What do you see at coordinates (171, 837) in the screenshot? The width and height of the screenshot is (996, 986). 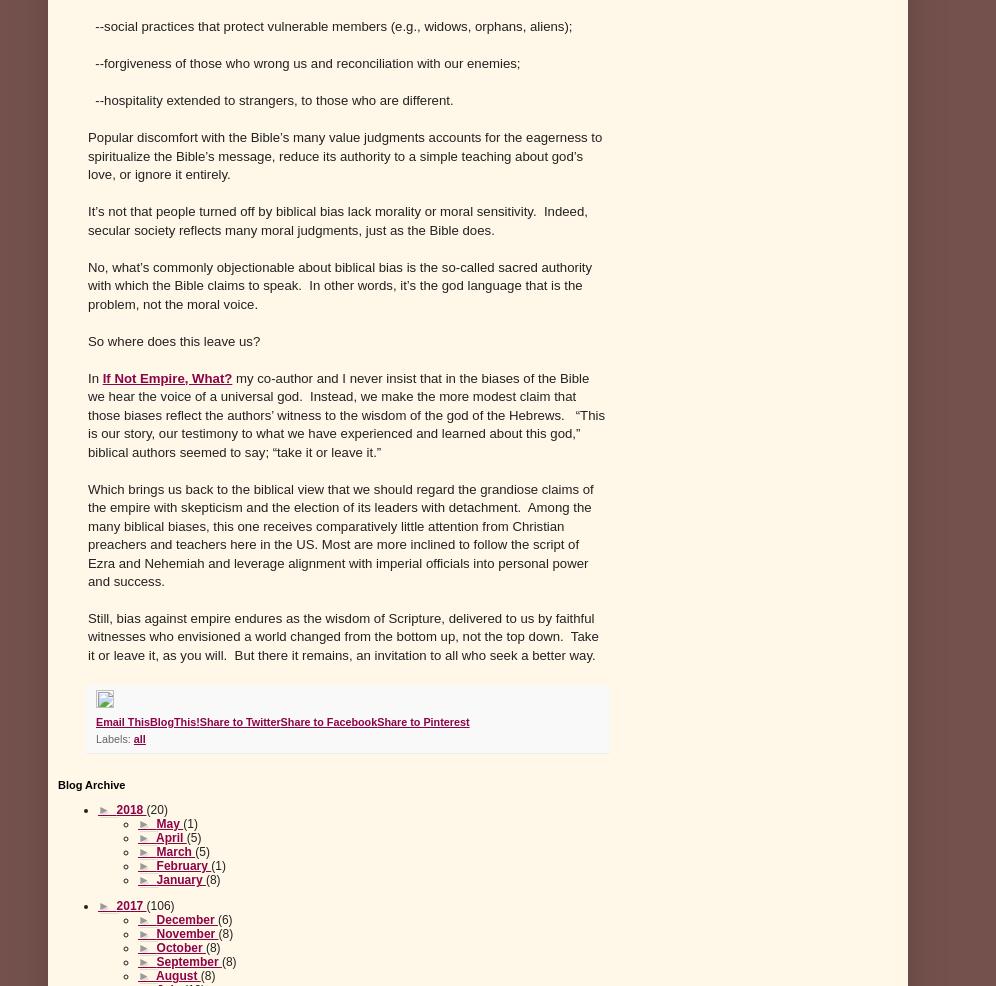 I see `'April'` at bounding box center [171, 837].